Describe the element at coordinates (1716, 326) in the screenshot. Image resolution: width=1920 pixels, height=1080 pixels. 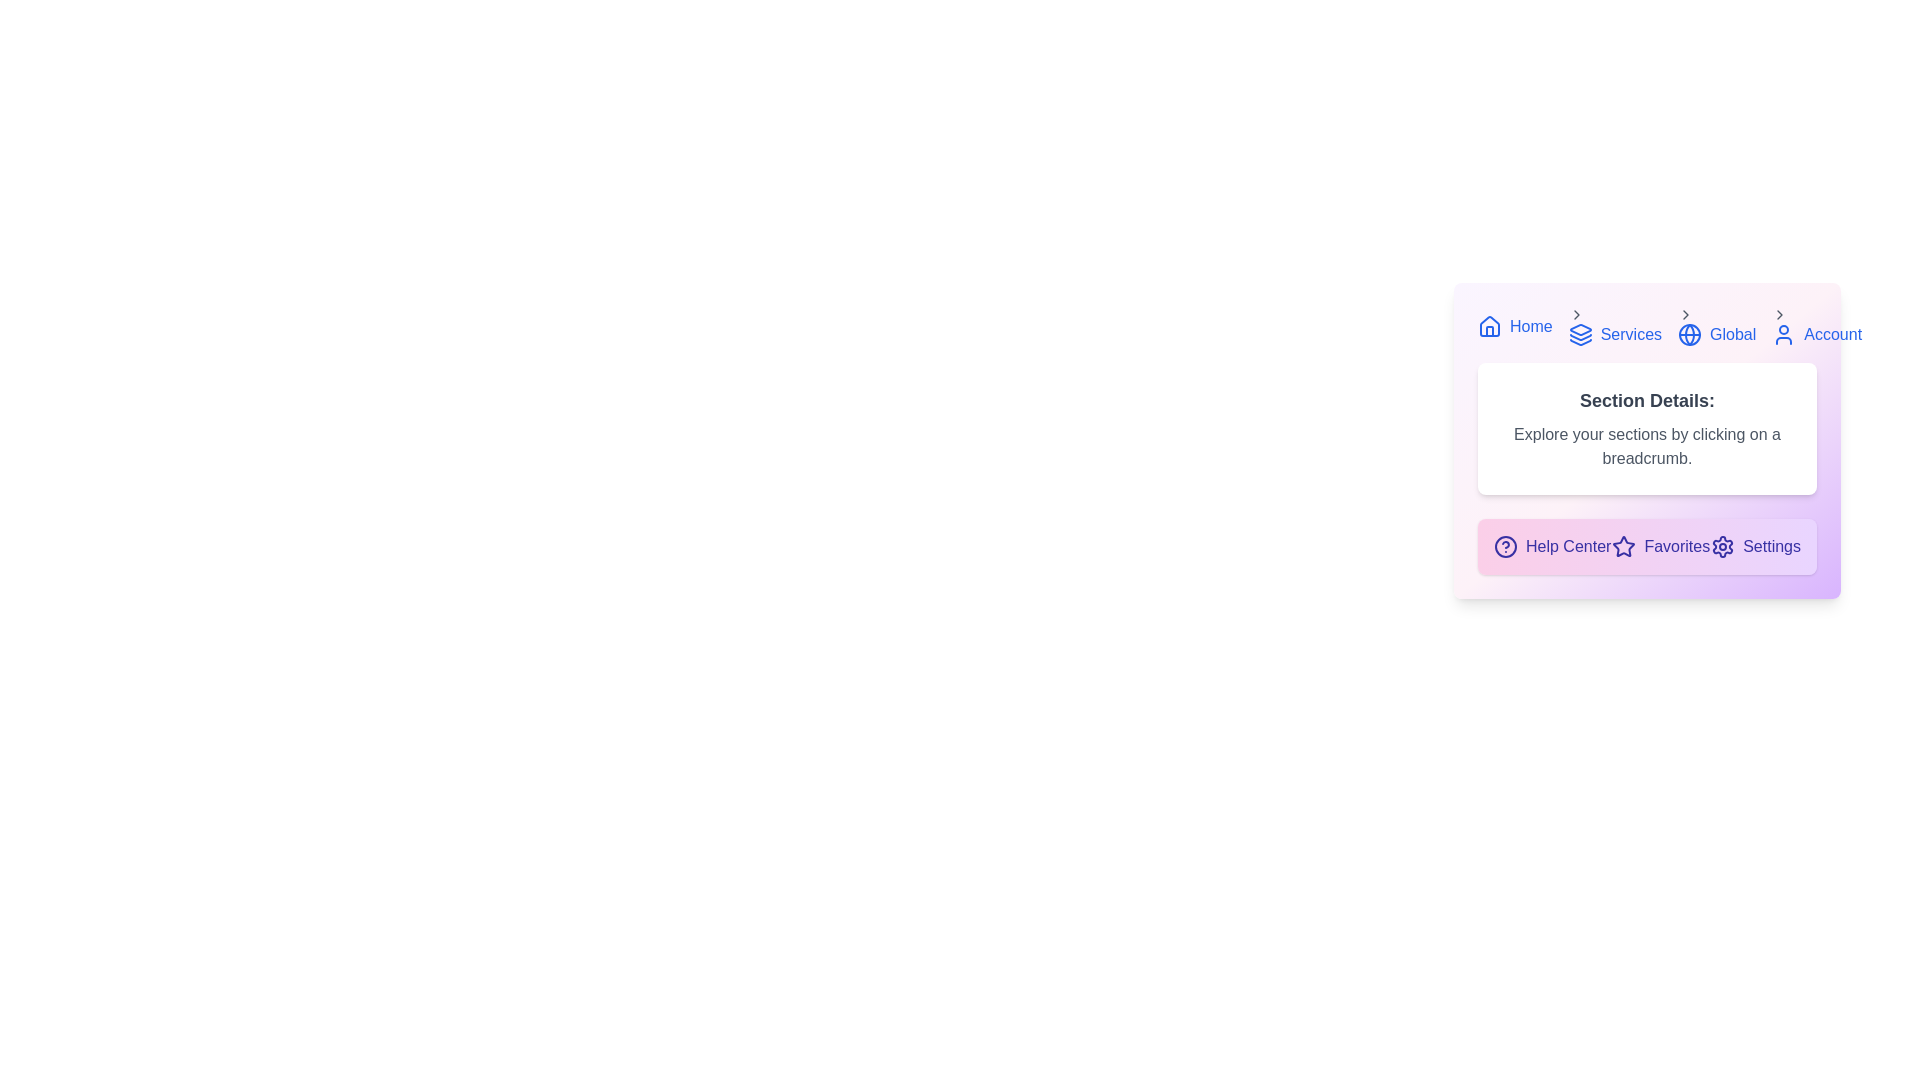
I see `the Interactive breadcrumb link that allows navigation to the 'Global' section` at that location.